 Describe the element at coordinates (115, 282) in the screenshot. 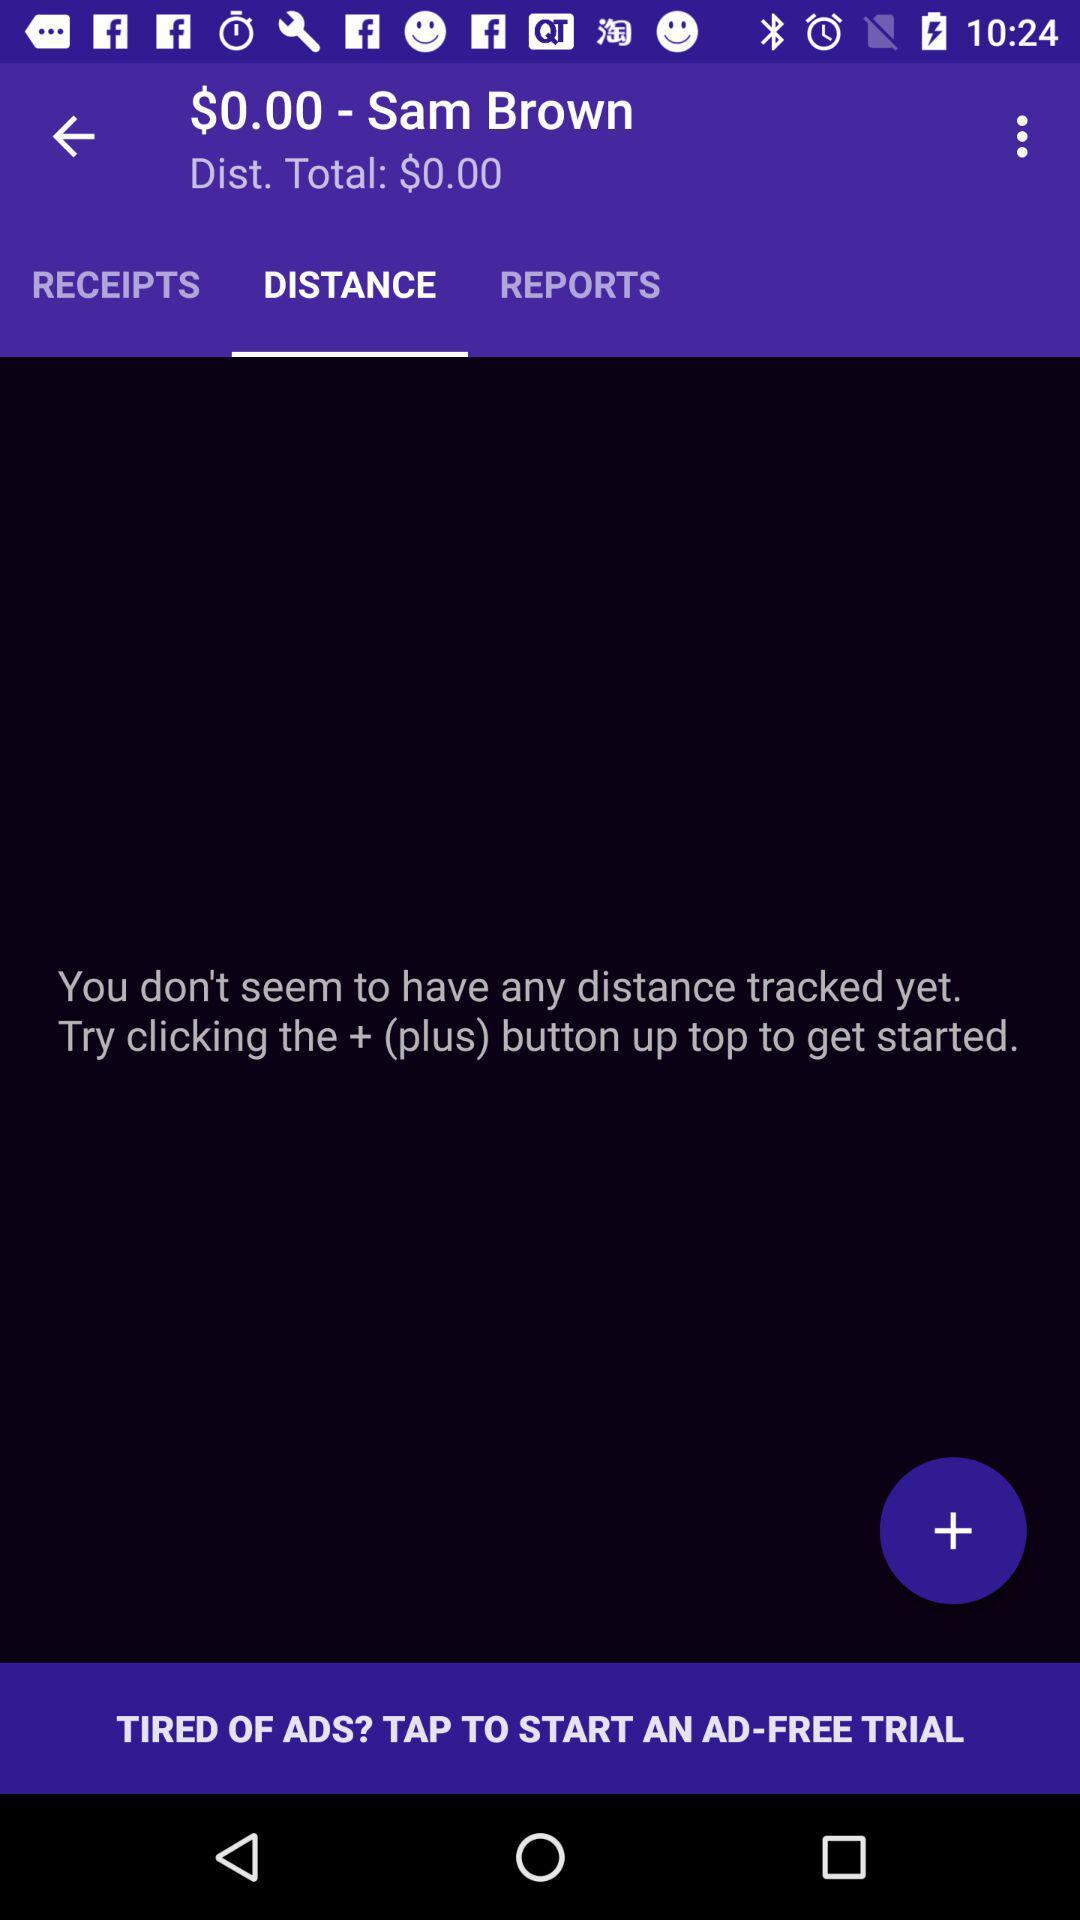

I see `item next to the distance` at that location.